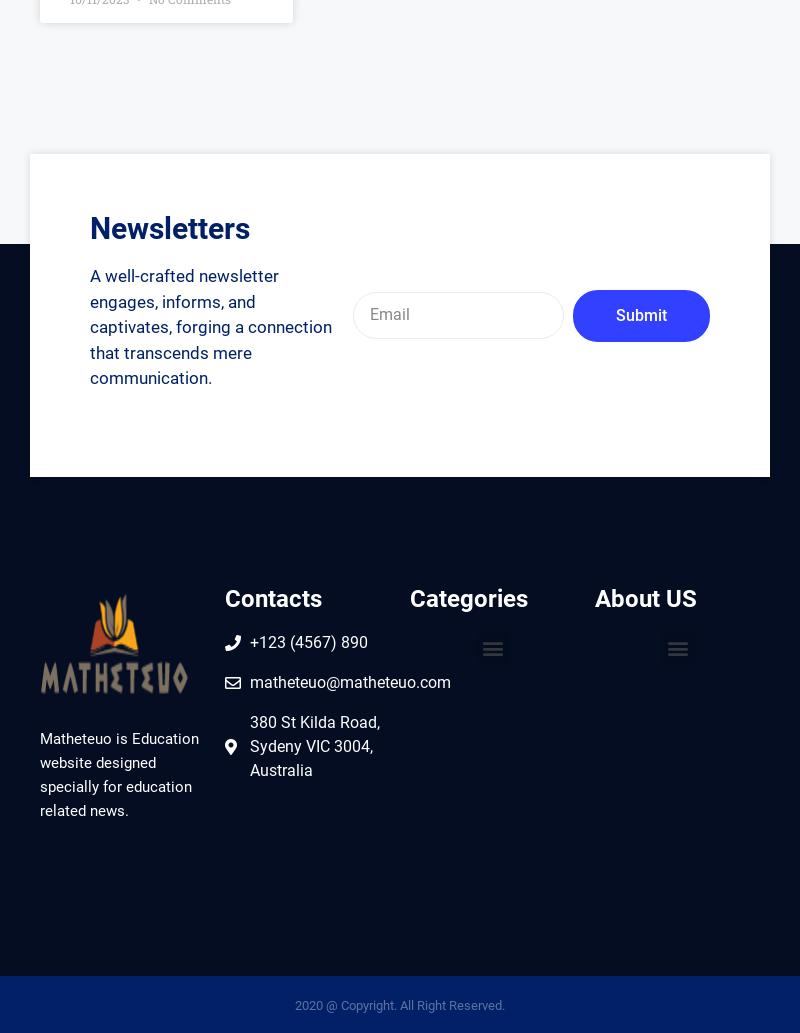  Describe the element at coordinates (639, 313) in the screenshot. I see `'Submit'` at that location.